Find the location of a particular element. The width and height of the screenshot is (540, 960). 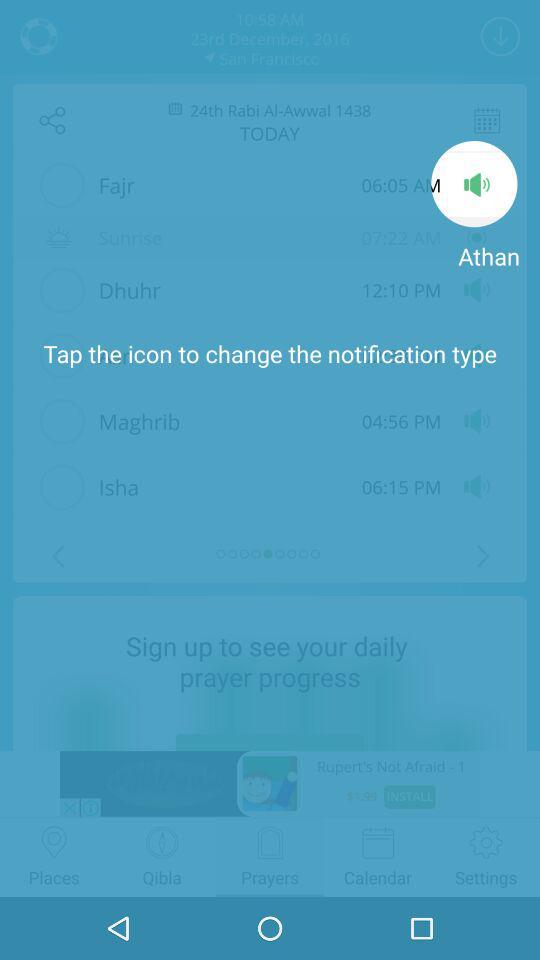

the places icon at the bottom is located at coordinates (54, 841).